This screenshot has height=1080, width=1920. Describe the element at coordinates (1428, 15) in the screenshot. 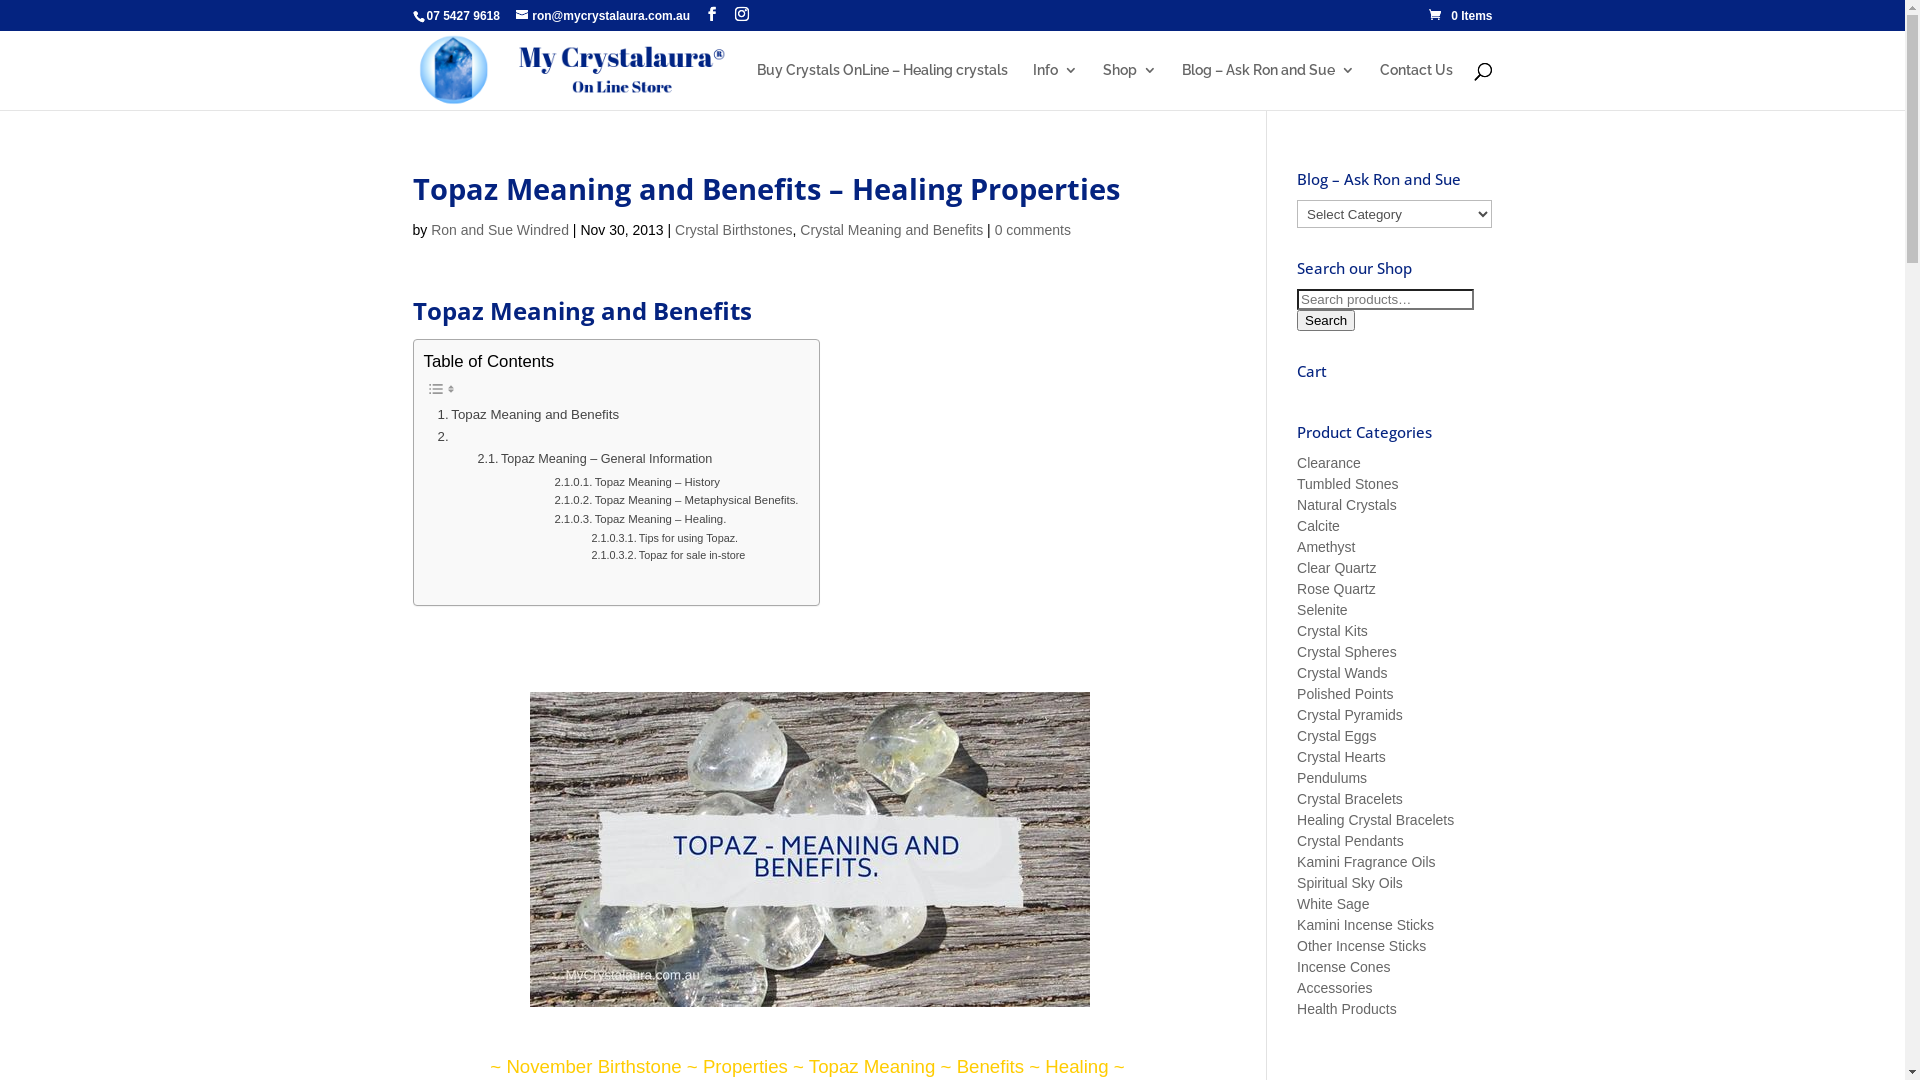

I see `'0 Items'` at that location.